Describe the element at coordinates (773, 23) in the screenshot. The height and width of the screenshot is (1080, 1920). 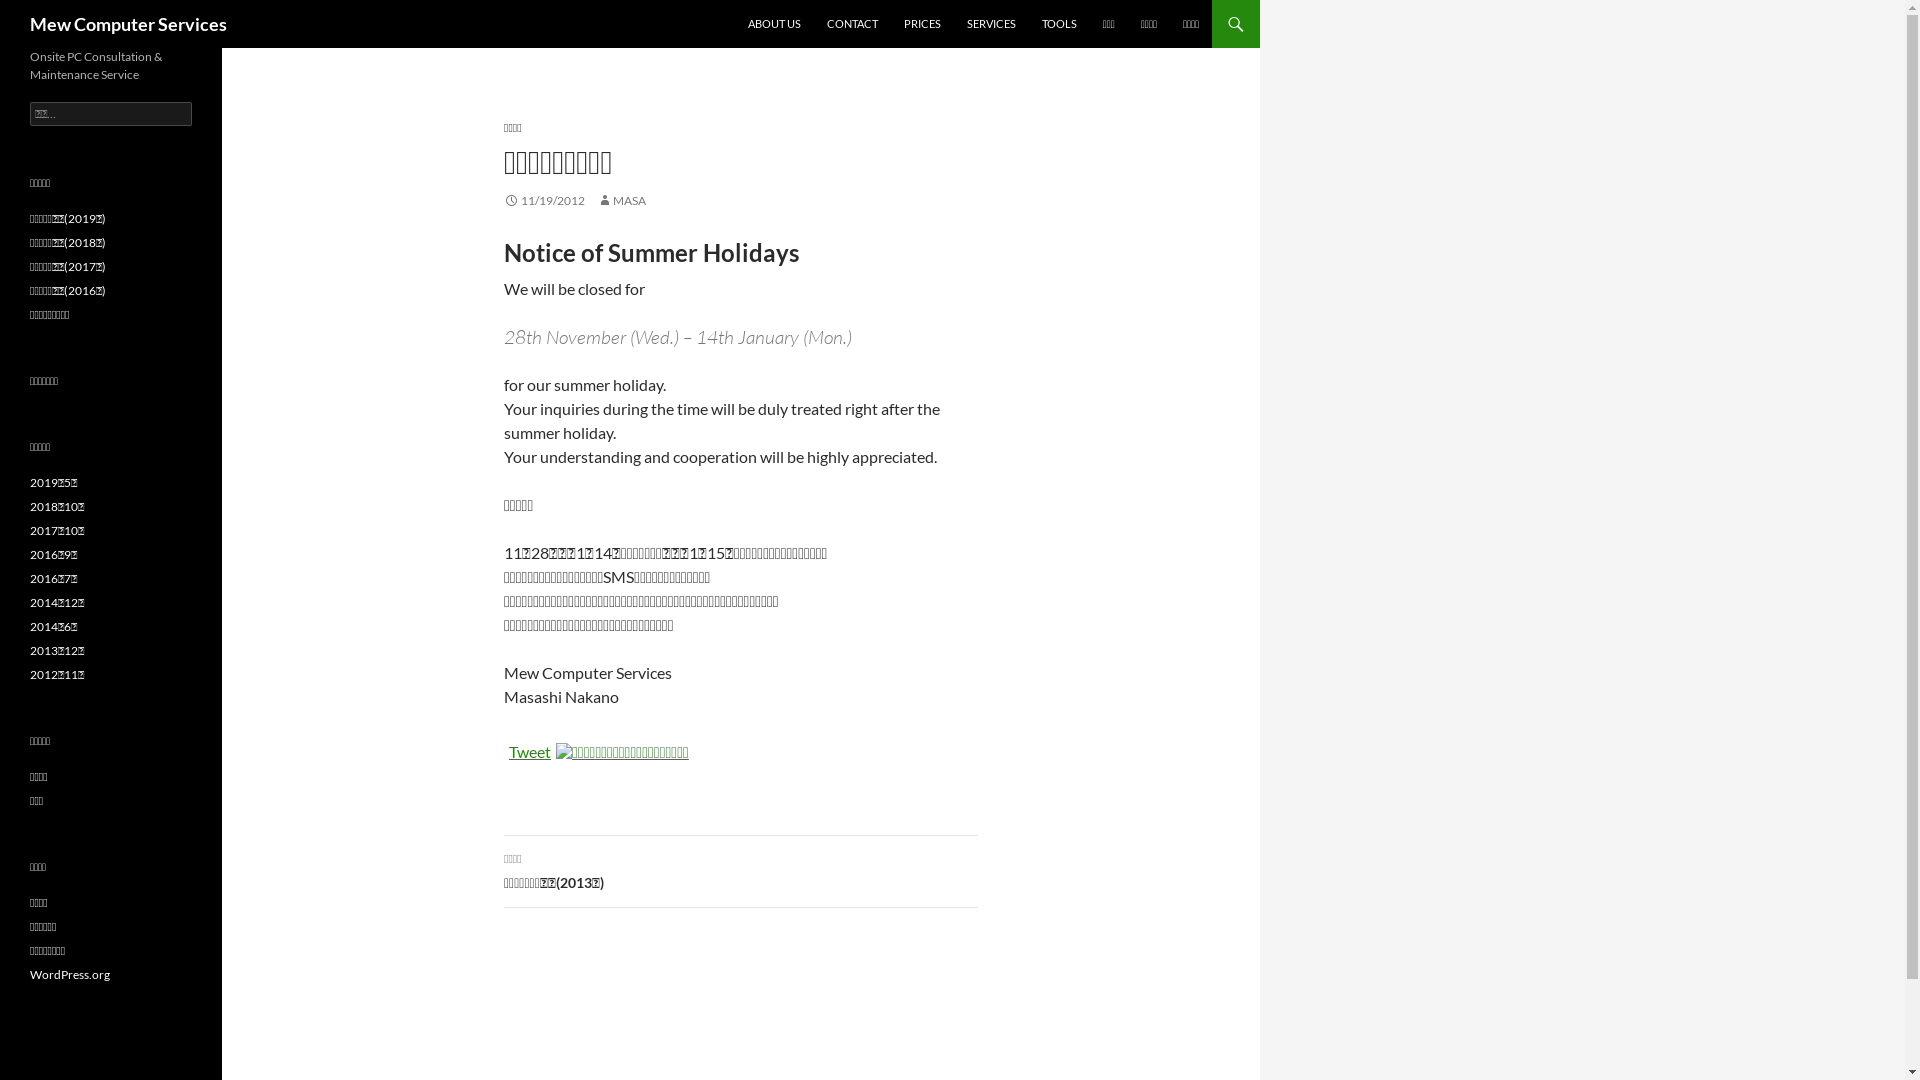
I see `'ABOUT US'` at that location.